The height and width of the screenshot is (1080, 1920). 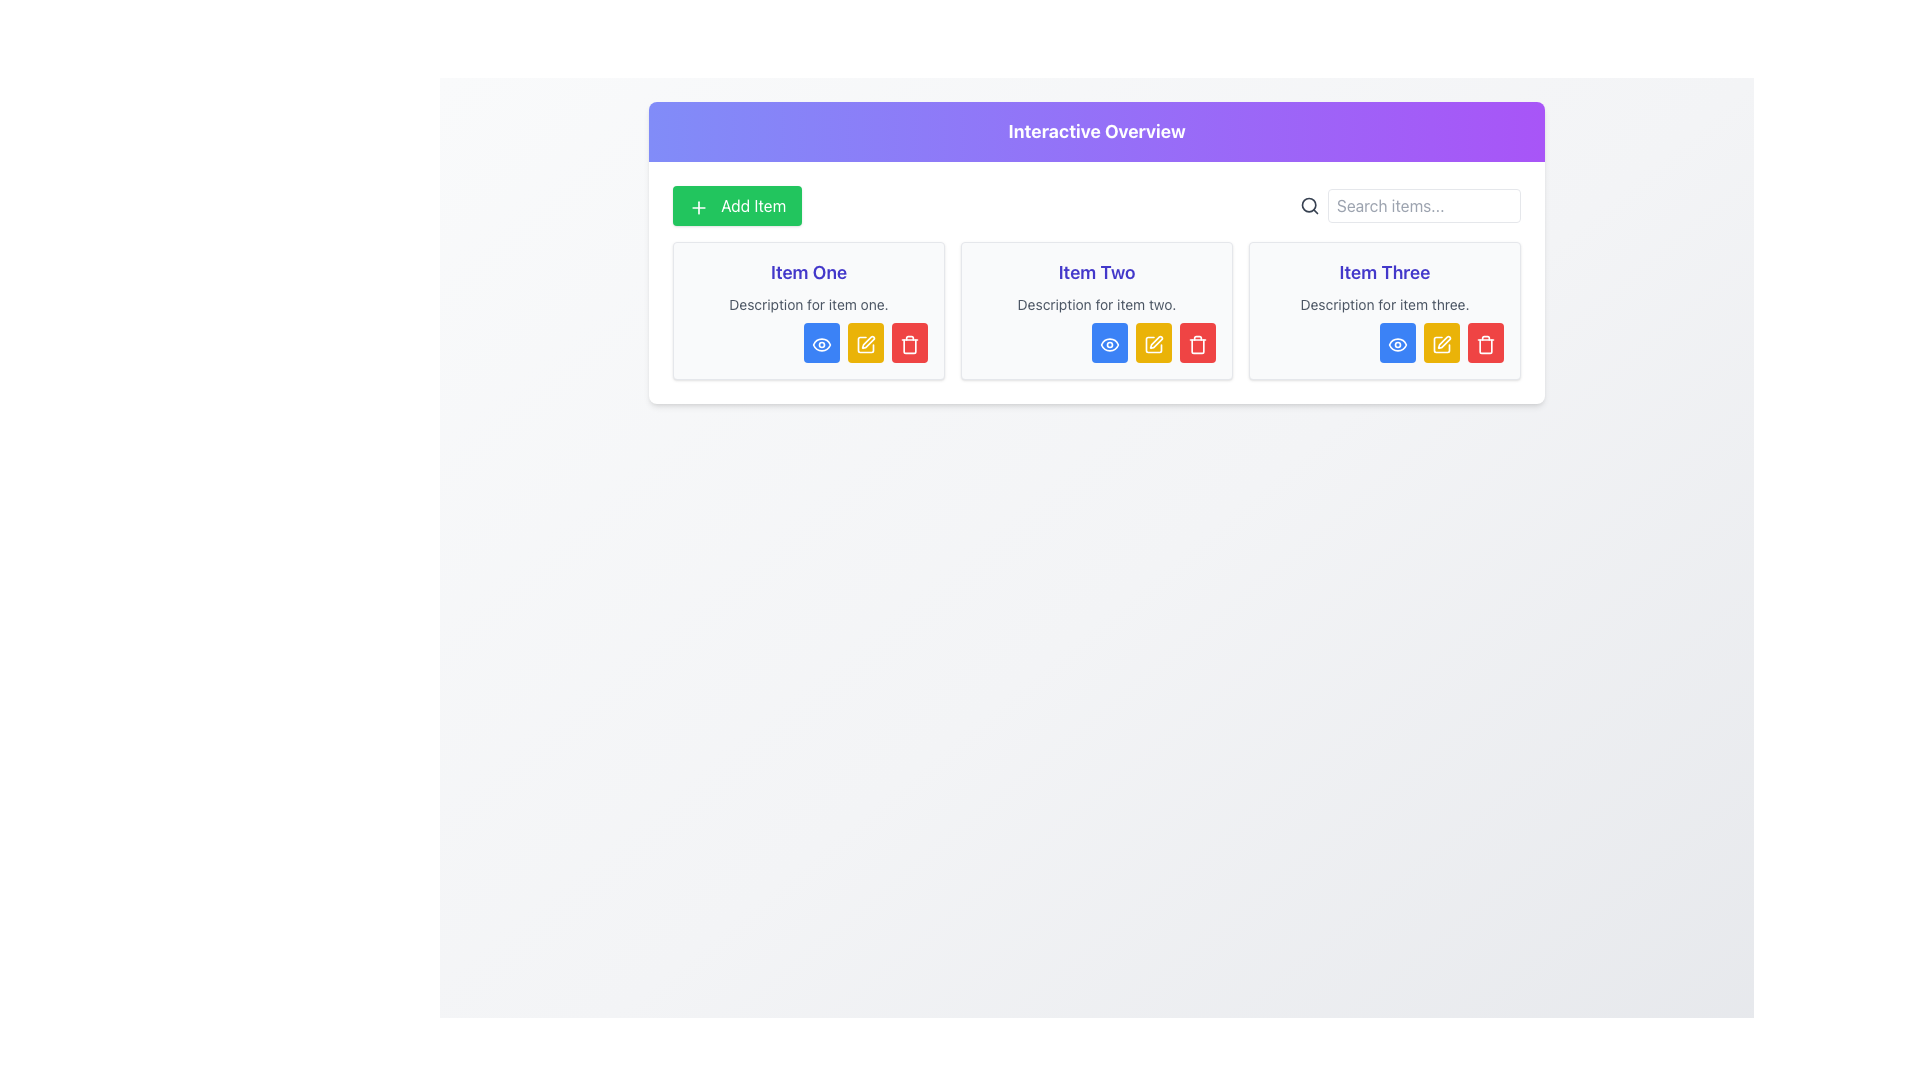 I want to click on the edit button for 'Item Three', which is the second button in the sequence of control buttons associated with the item, located between the blue eye icon and the red trash can icon, so click(x=1441, y=342).